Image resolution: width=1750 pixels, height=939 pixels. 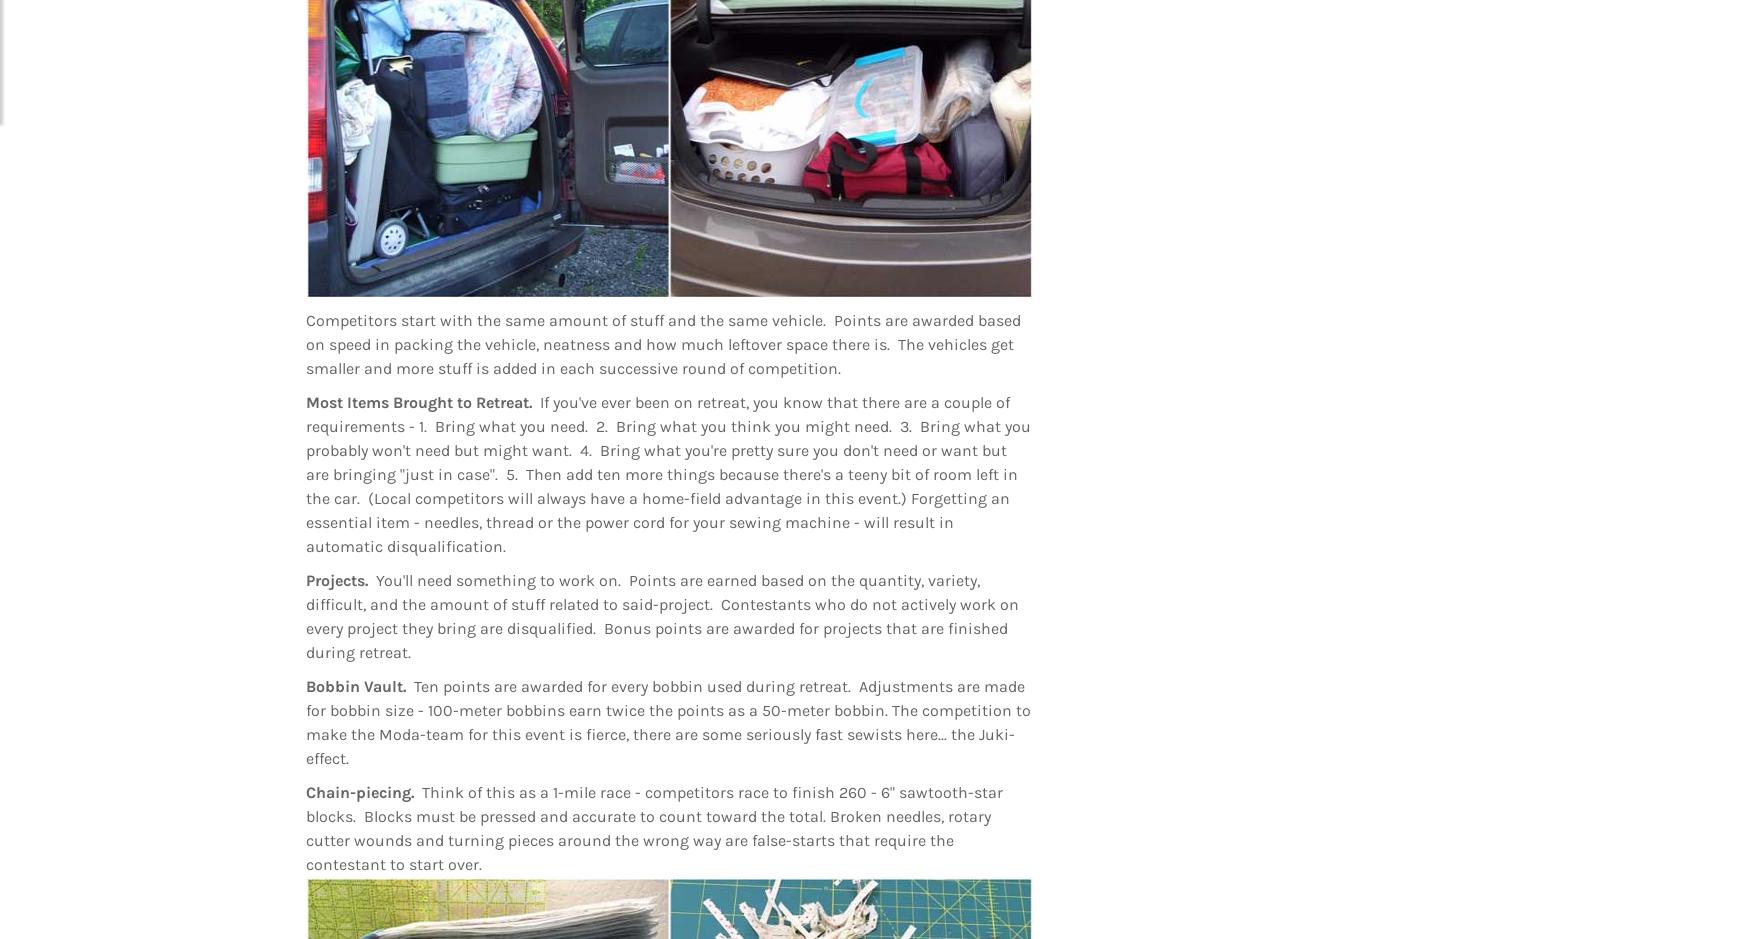 What do you see at coordinates (388, 686) in the screenshot?
I see `'Vault.'` at bounding box center [388, 686].